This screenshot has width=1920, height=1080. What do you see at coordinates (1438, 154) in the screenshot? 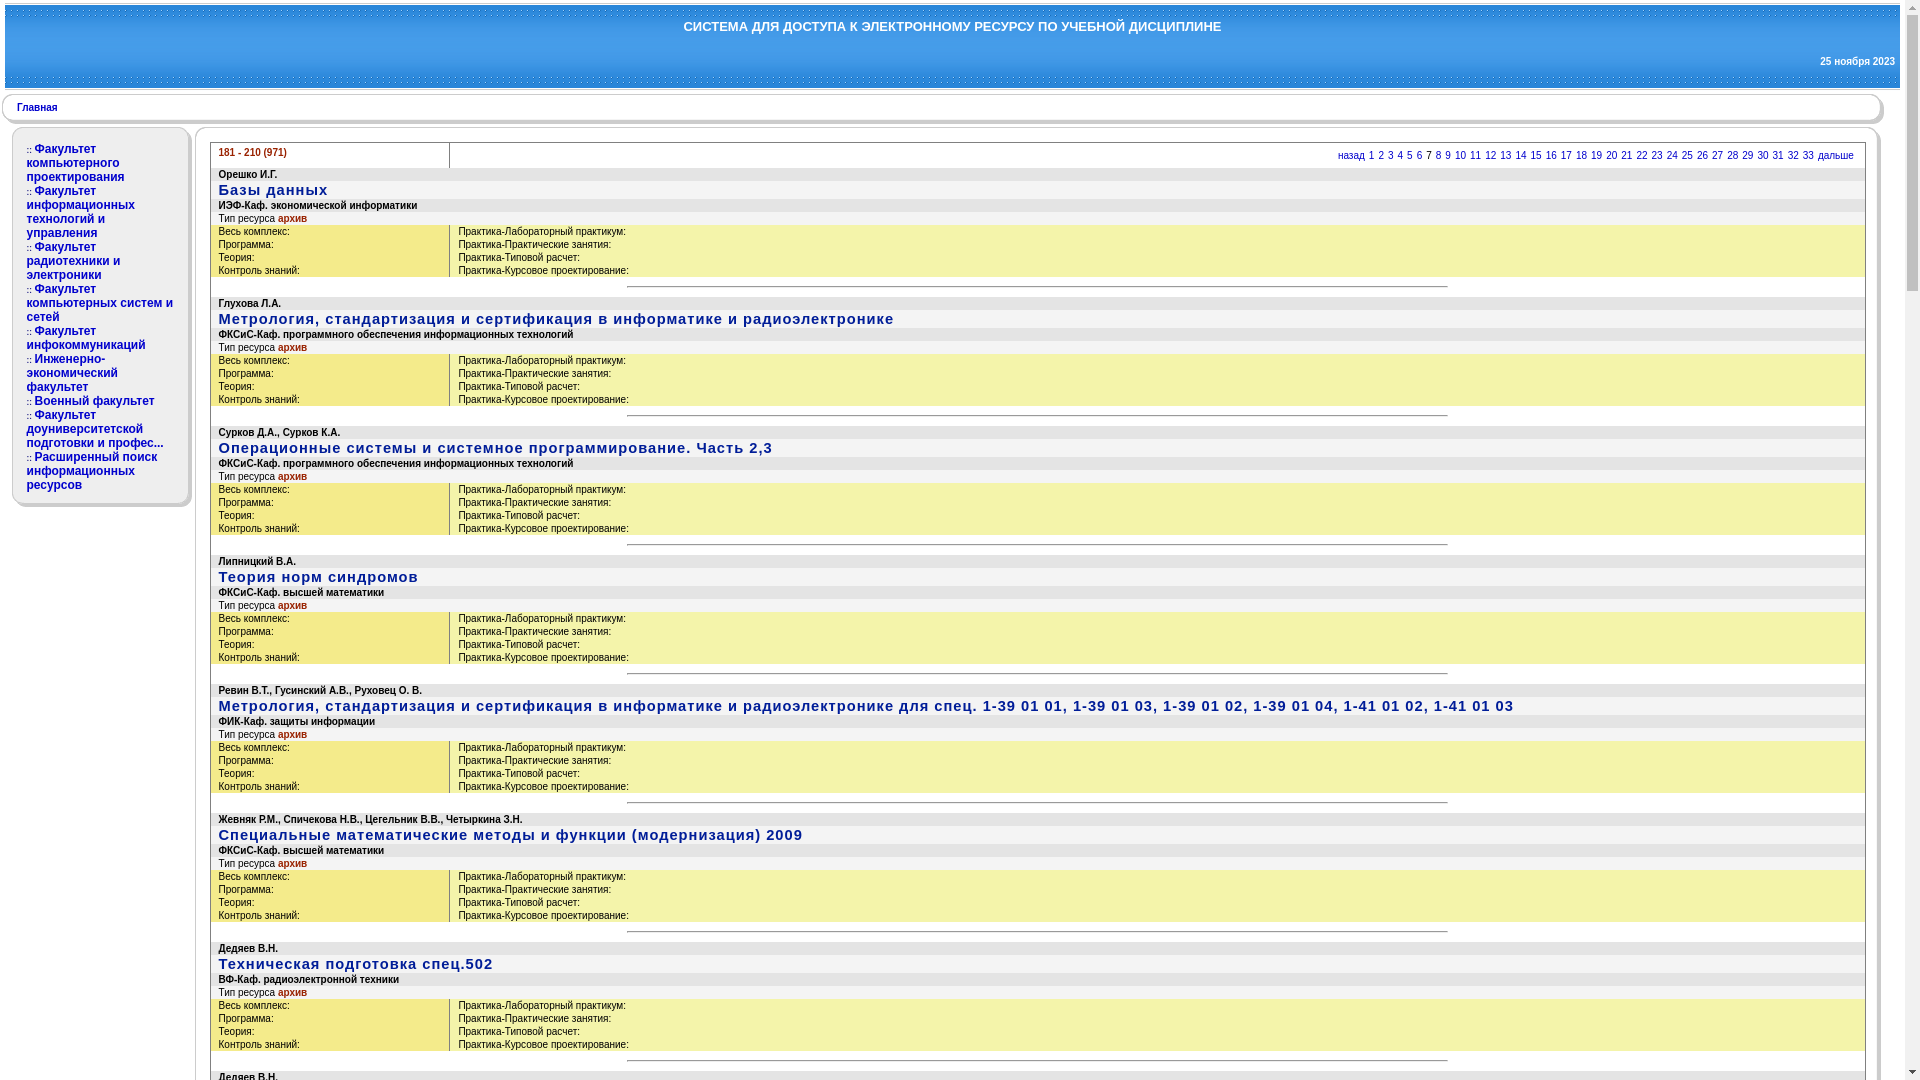
I see `'8'` at bounding box center [1438, 154].